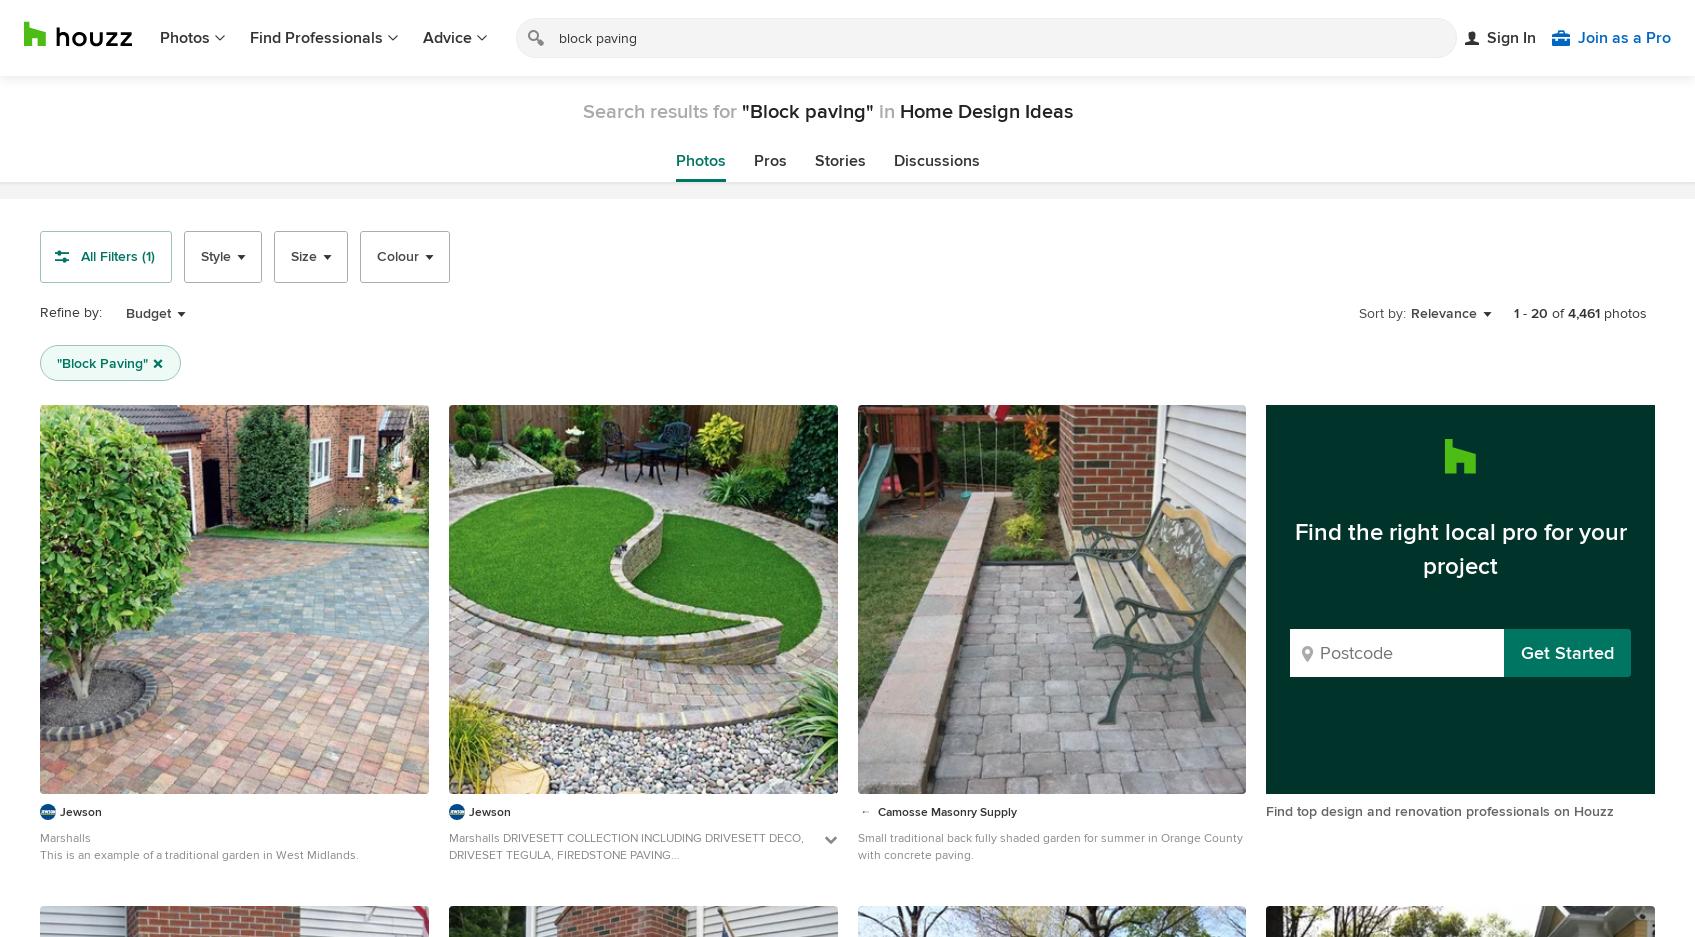  What do you see at coordinates (583, 870) in the screenshot?
I see `'Photo of a contemporary garden in West Midlands.'` at bounding box center [583, 870].